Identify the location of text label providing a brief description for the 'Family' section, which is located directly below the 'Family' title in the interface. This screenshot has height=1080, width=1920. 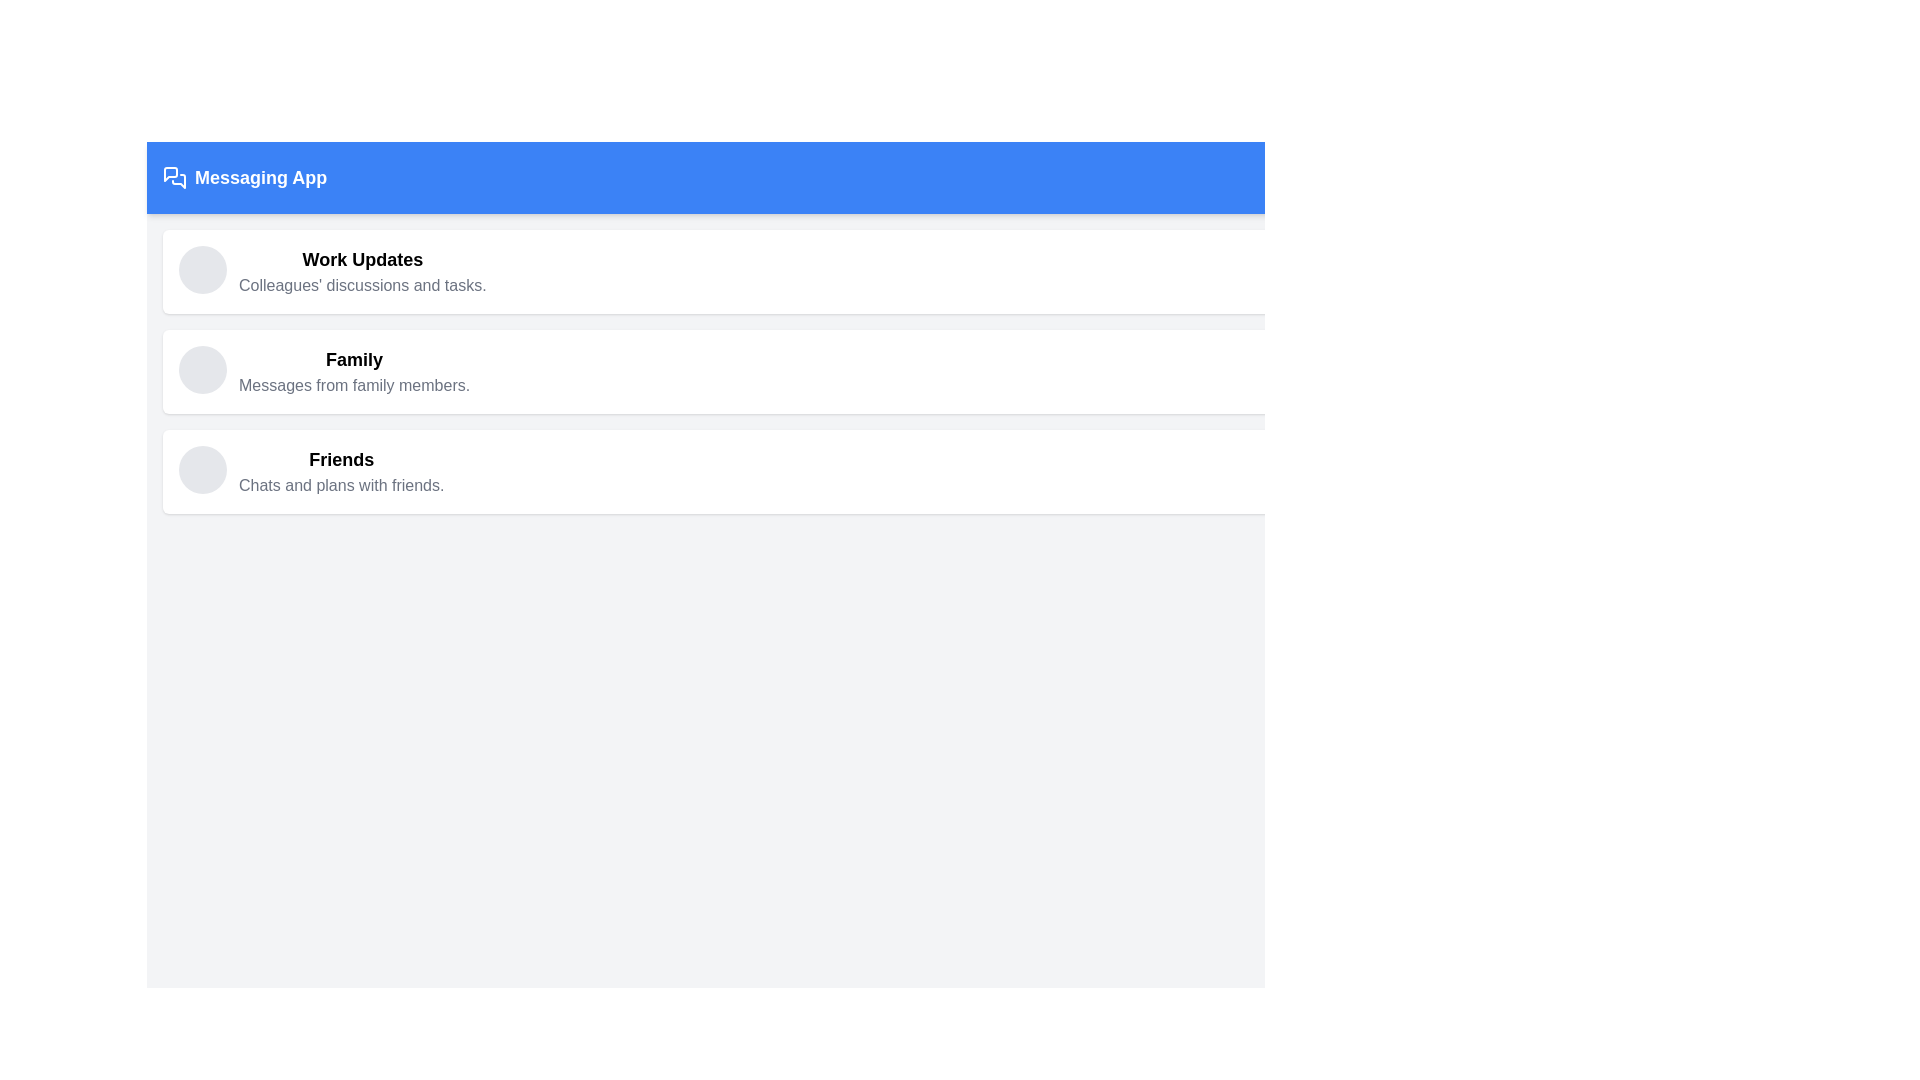
(354, 385).